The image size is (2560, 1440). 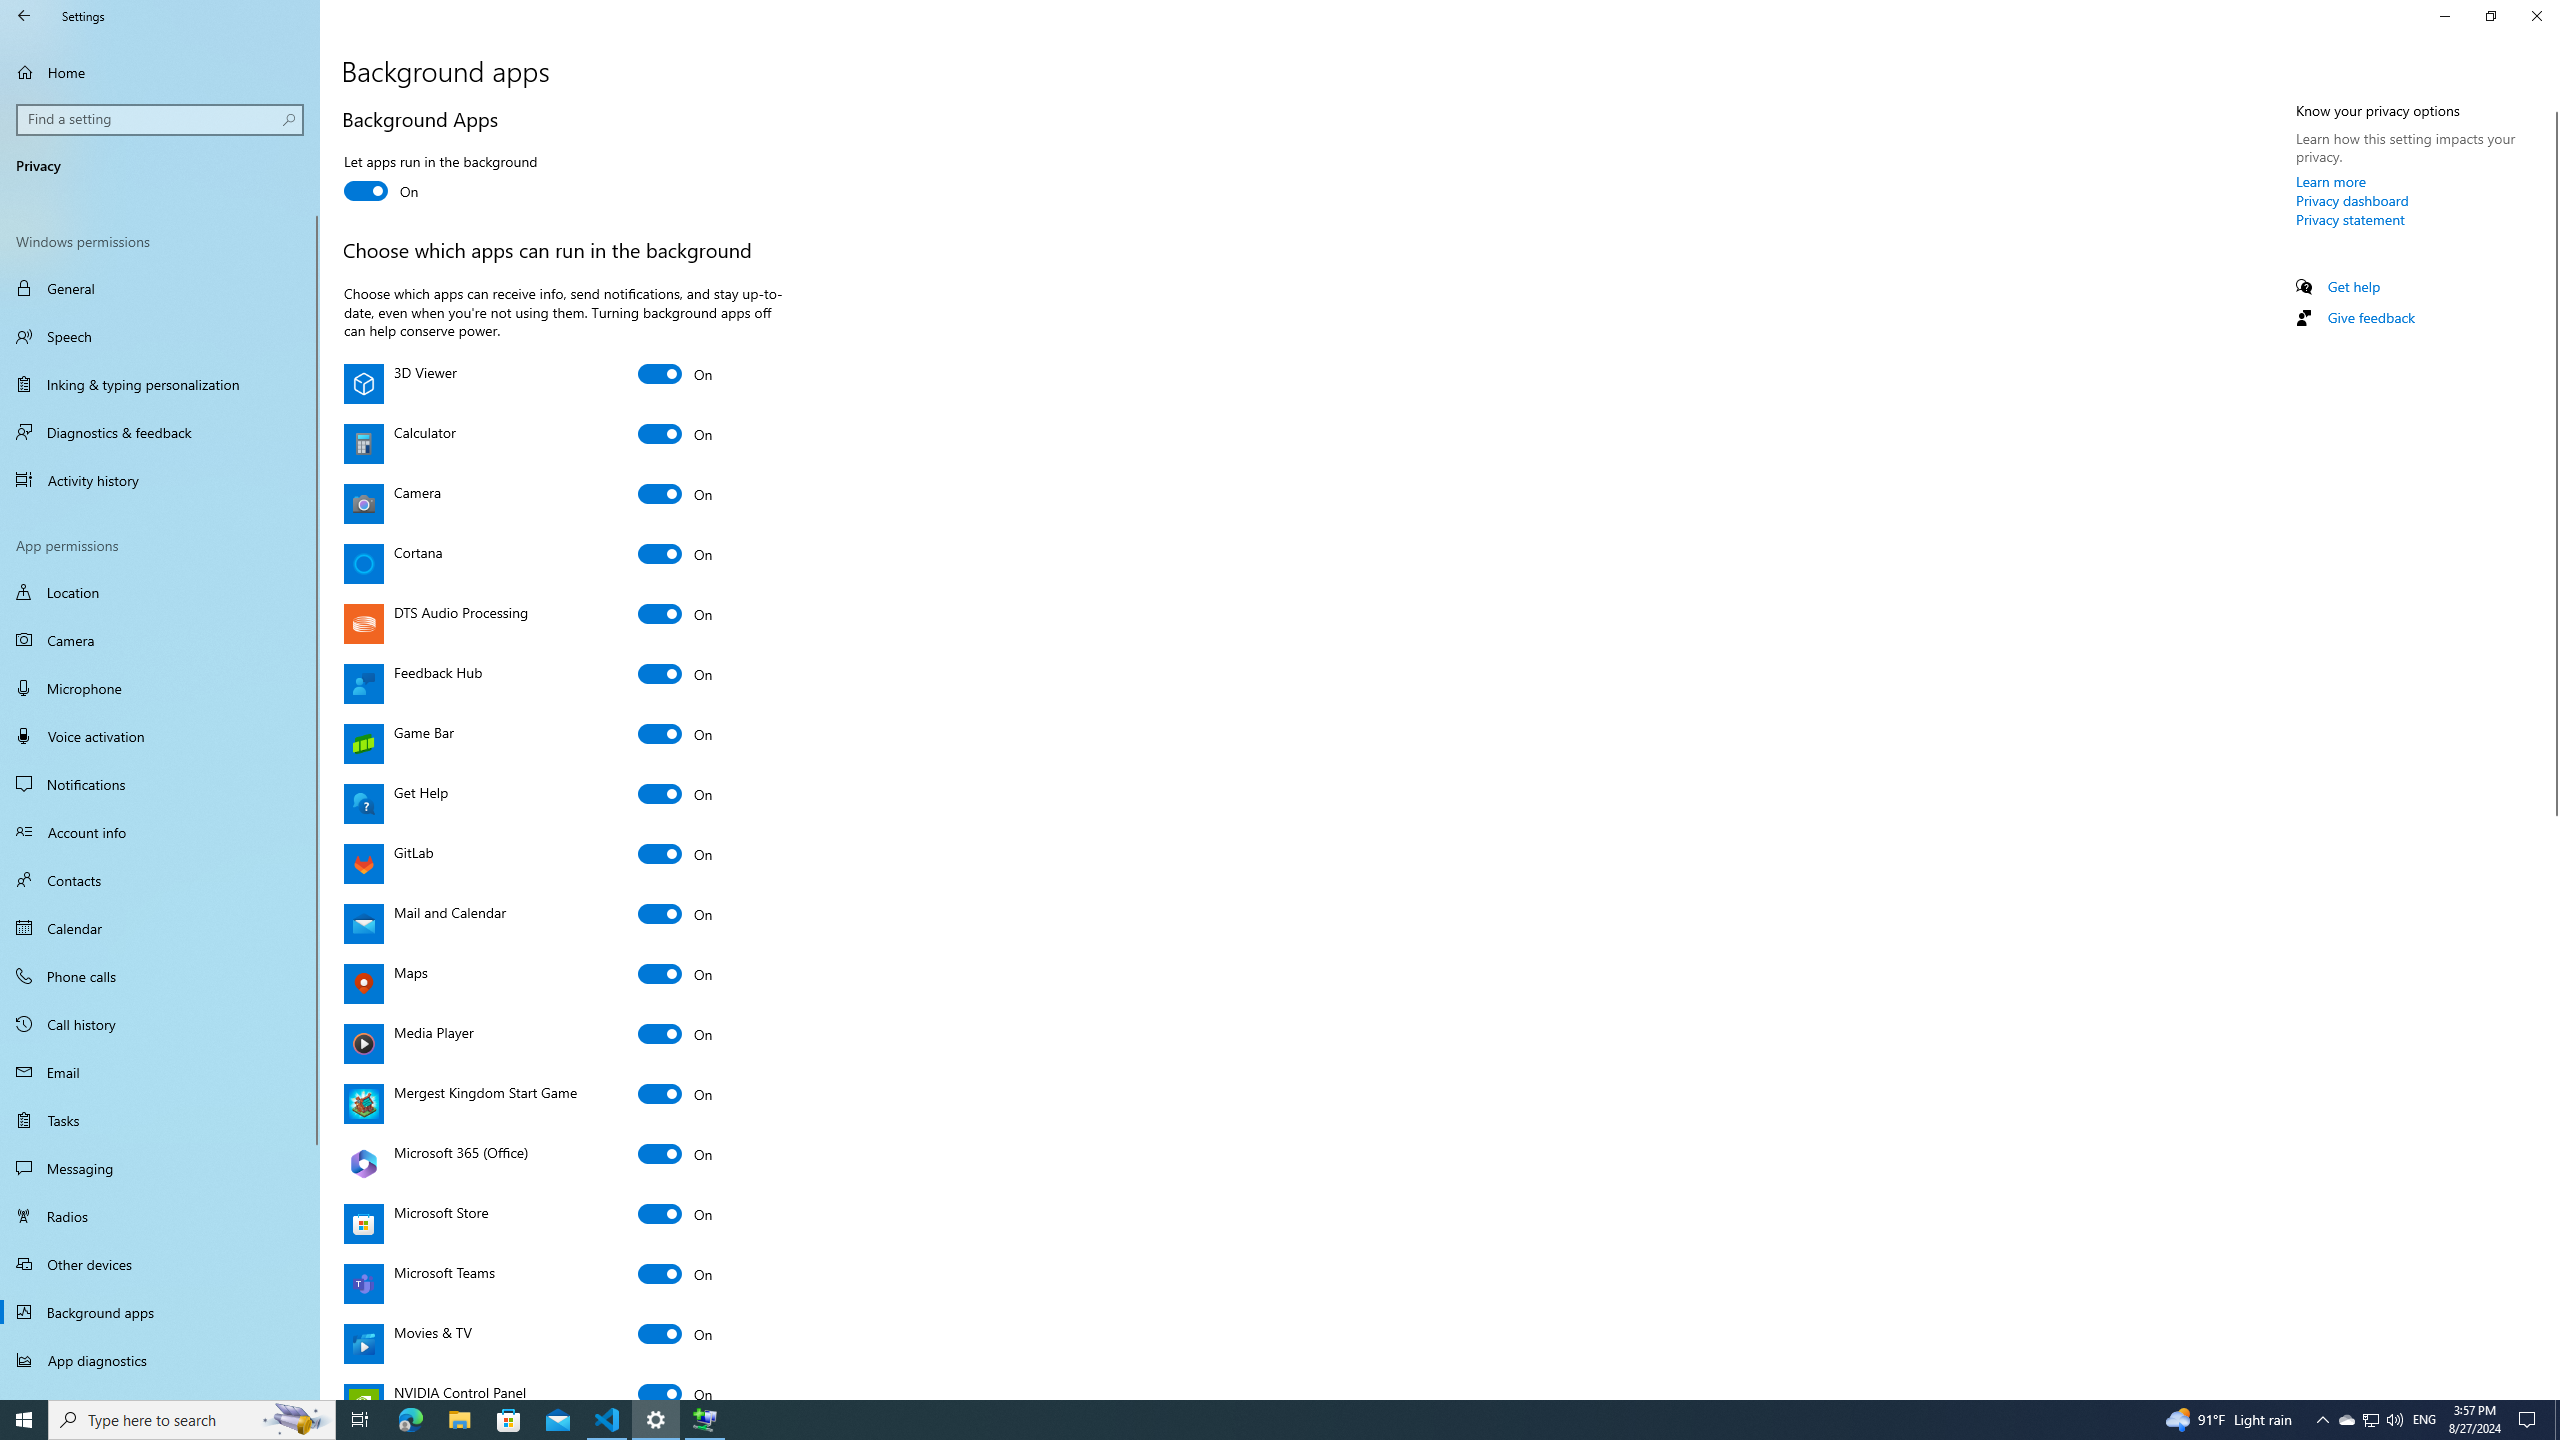 I want to click on 'File Explorer', so click(x=458, y=1418).